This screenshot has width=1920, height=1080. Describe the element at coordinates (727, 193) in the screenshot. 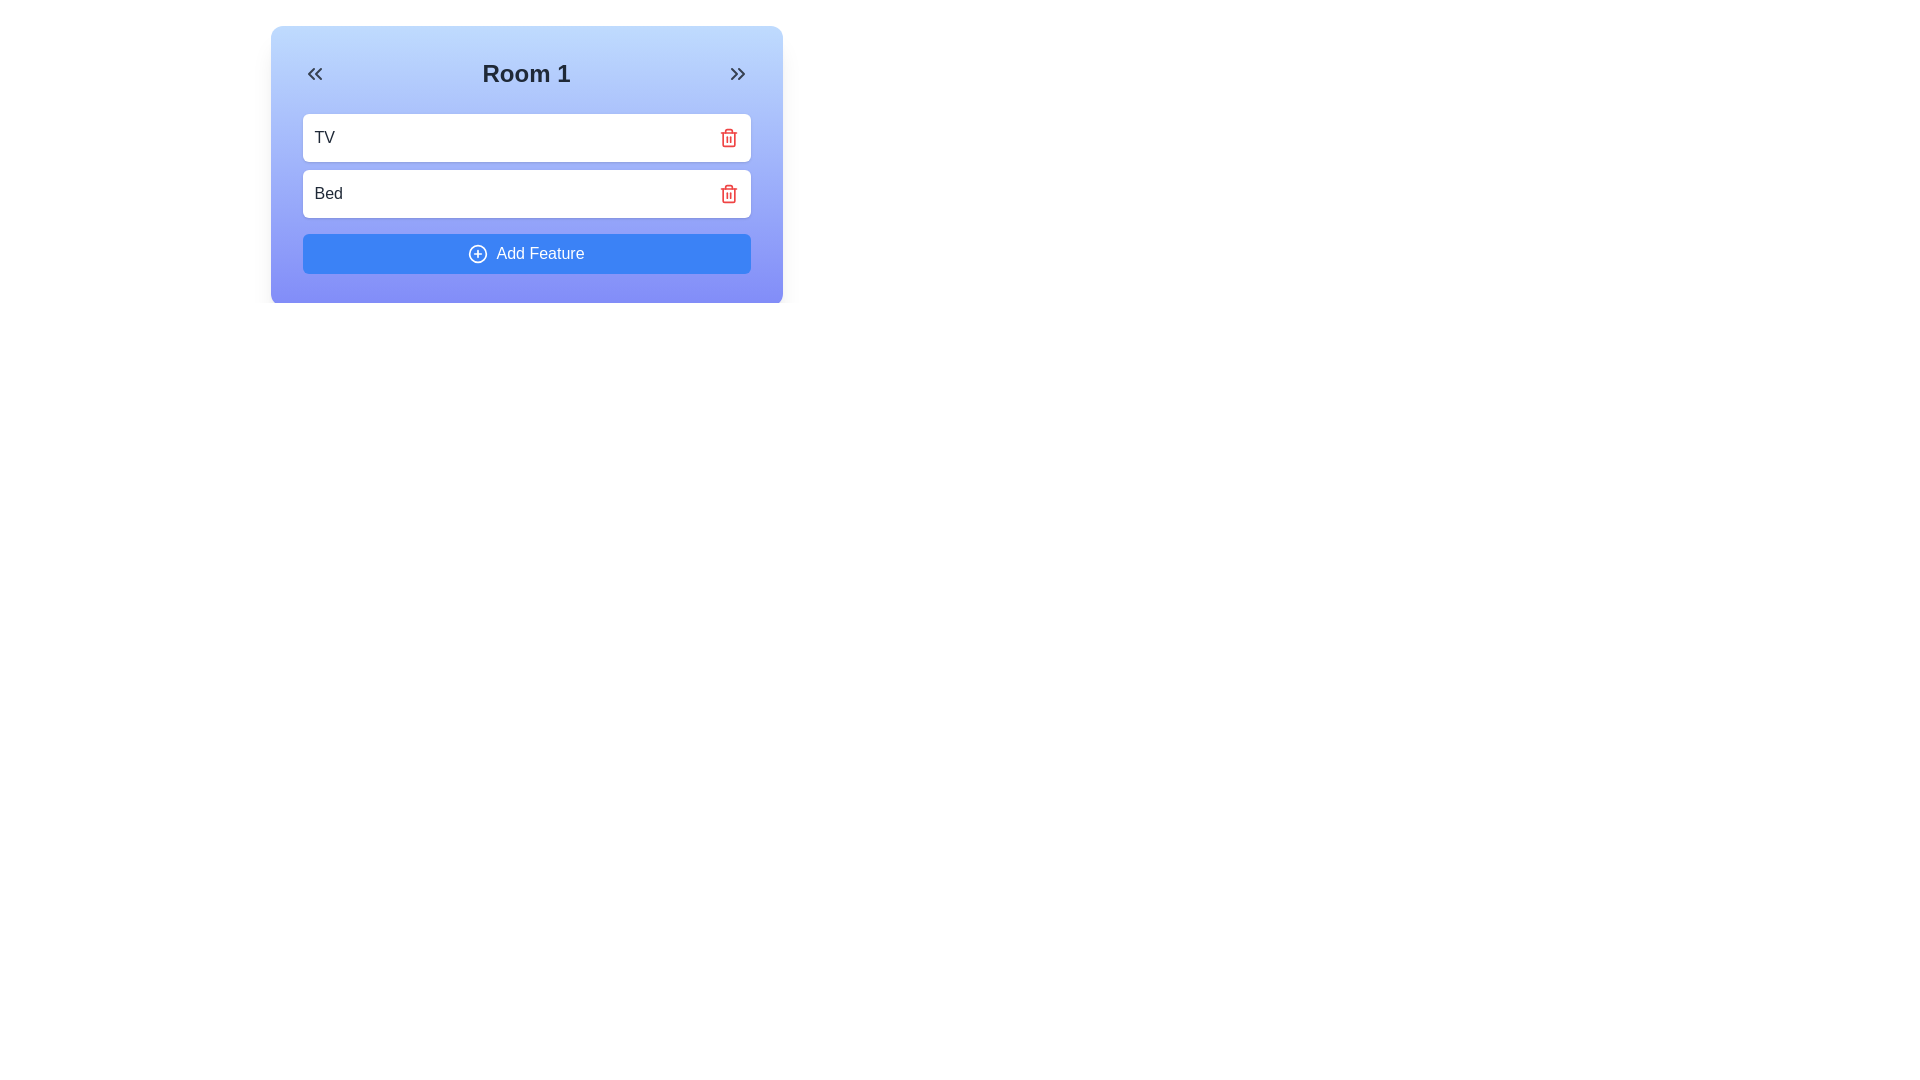

I see `the delete icon button located to the right of the text 'Bed'` at that location.